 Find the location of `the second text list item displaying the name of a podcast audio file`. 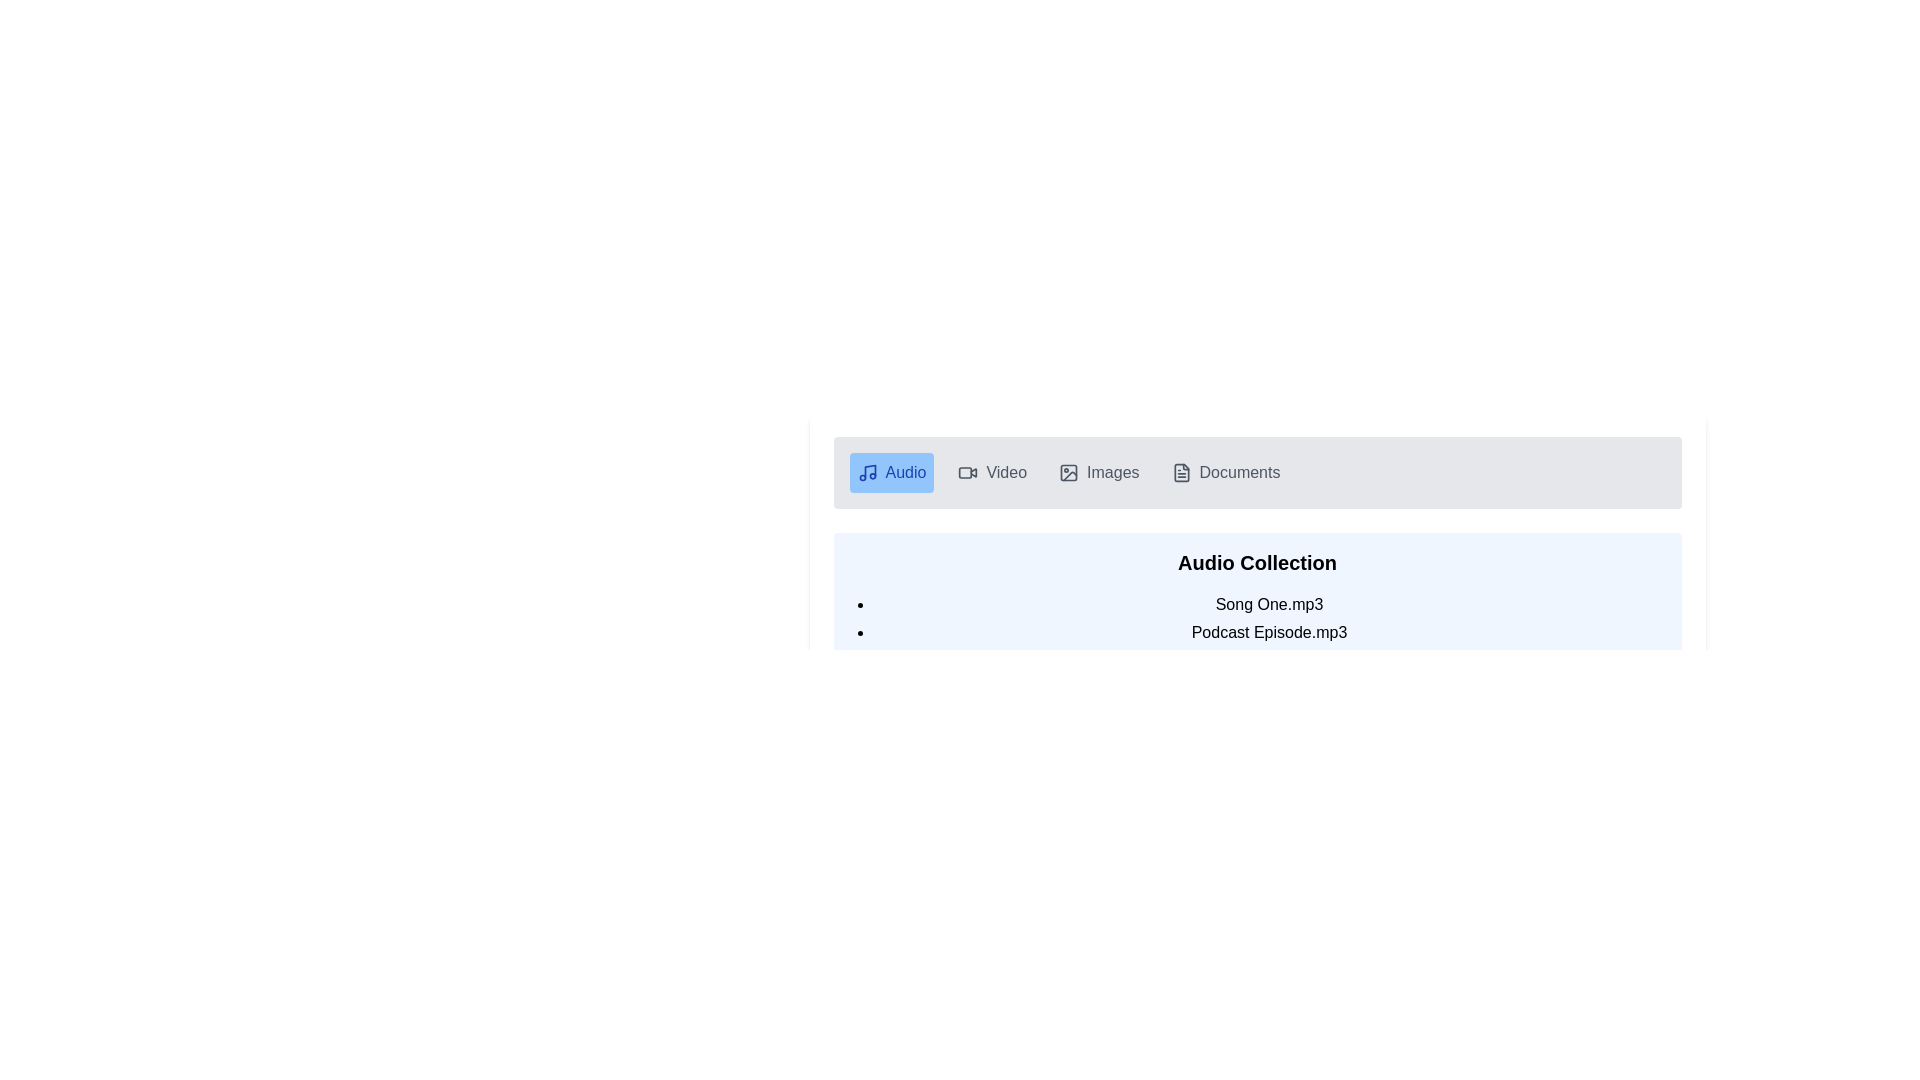

the second text list item displaying the name of a podcast audio file is located at coordinates (1268, 632).